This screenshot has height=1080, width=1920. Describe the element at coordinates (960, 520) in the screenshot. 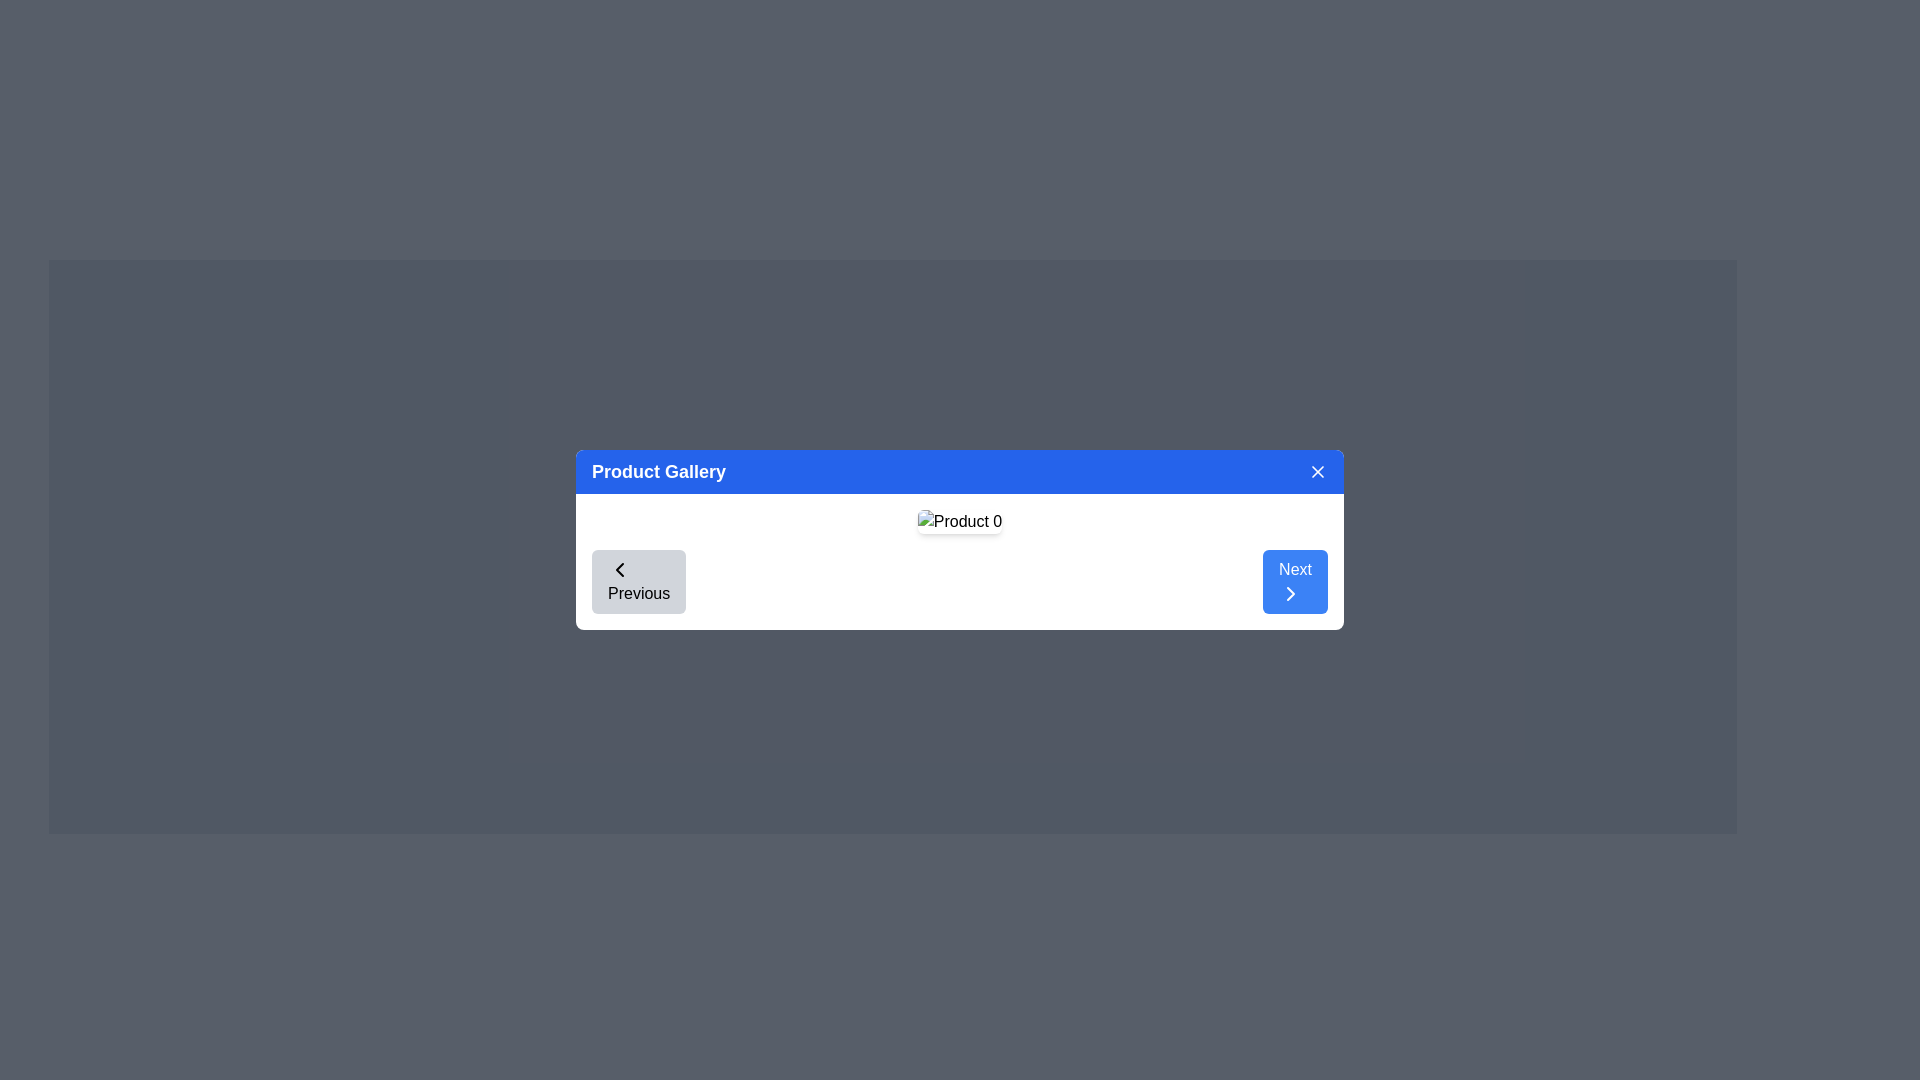

I see `on the 'Product 0' image placeholder` at that location.